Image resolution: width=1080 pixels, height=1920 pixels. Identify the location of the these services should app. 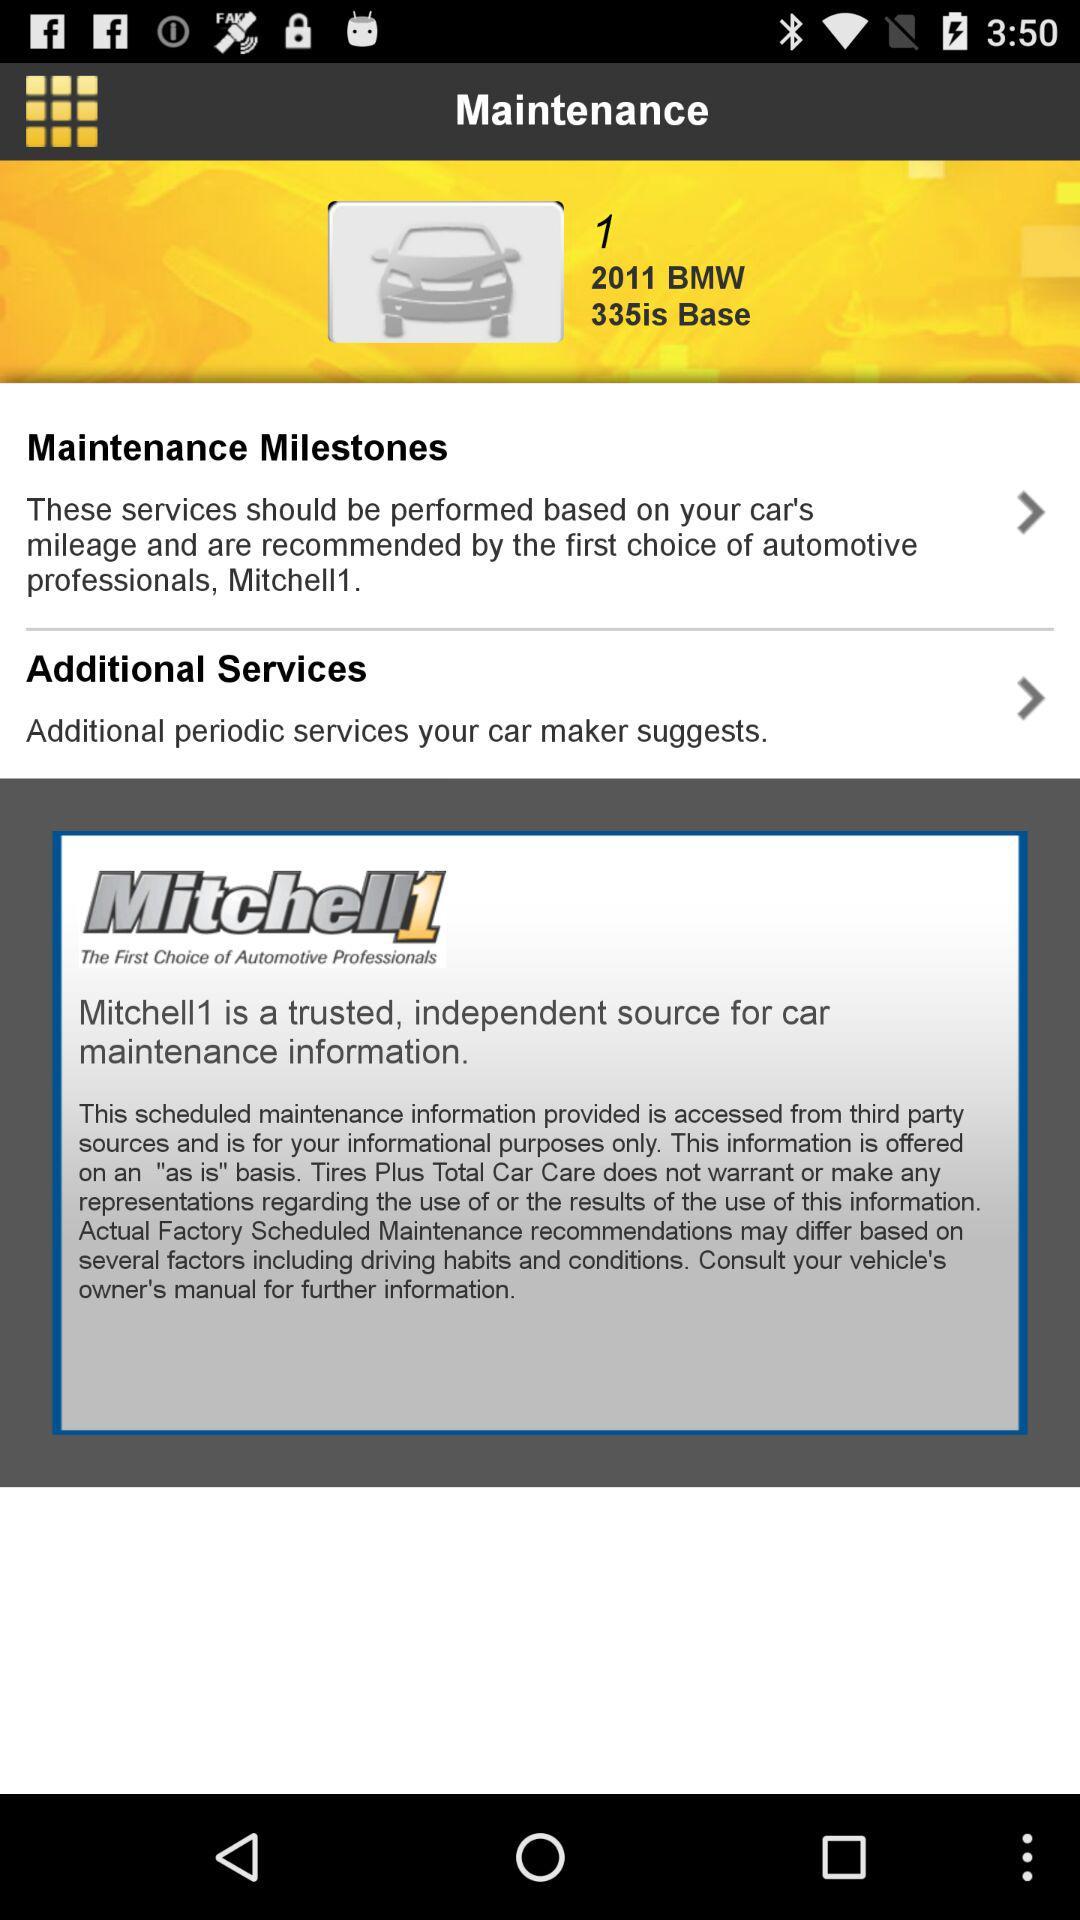
(503, 544).